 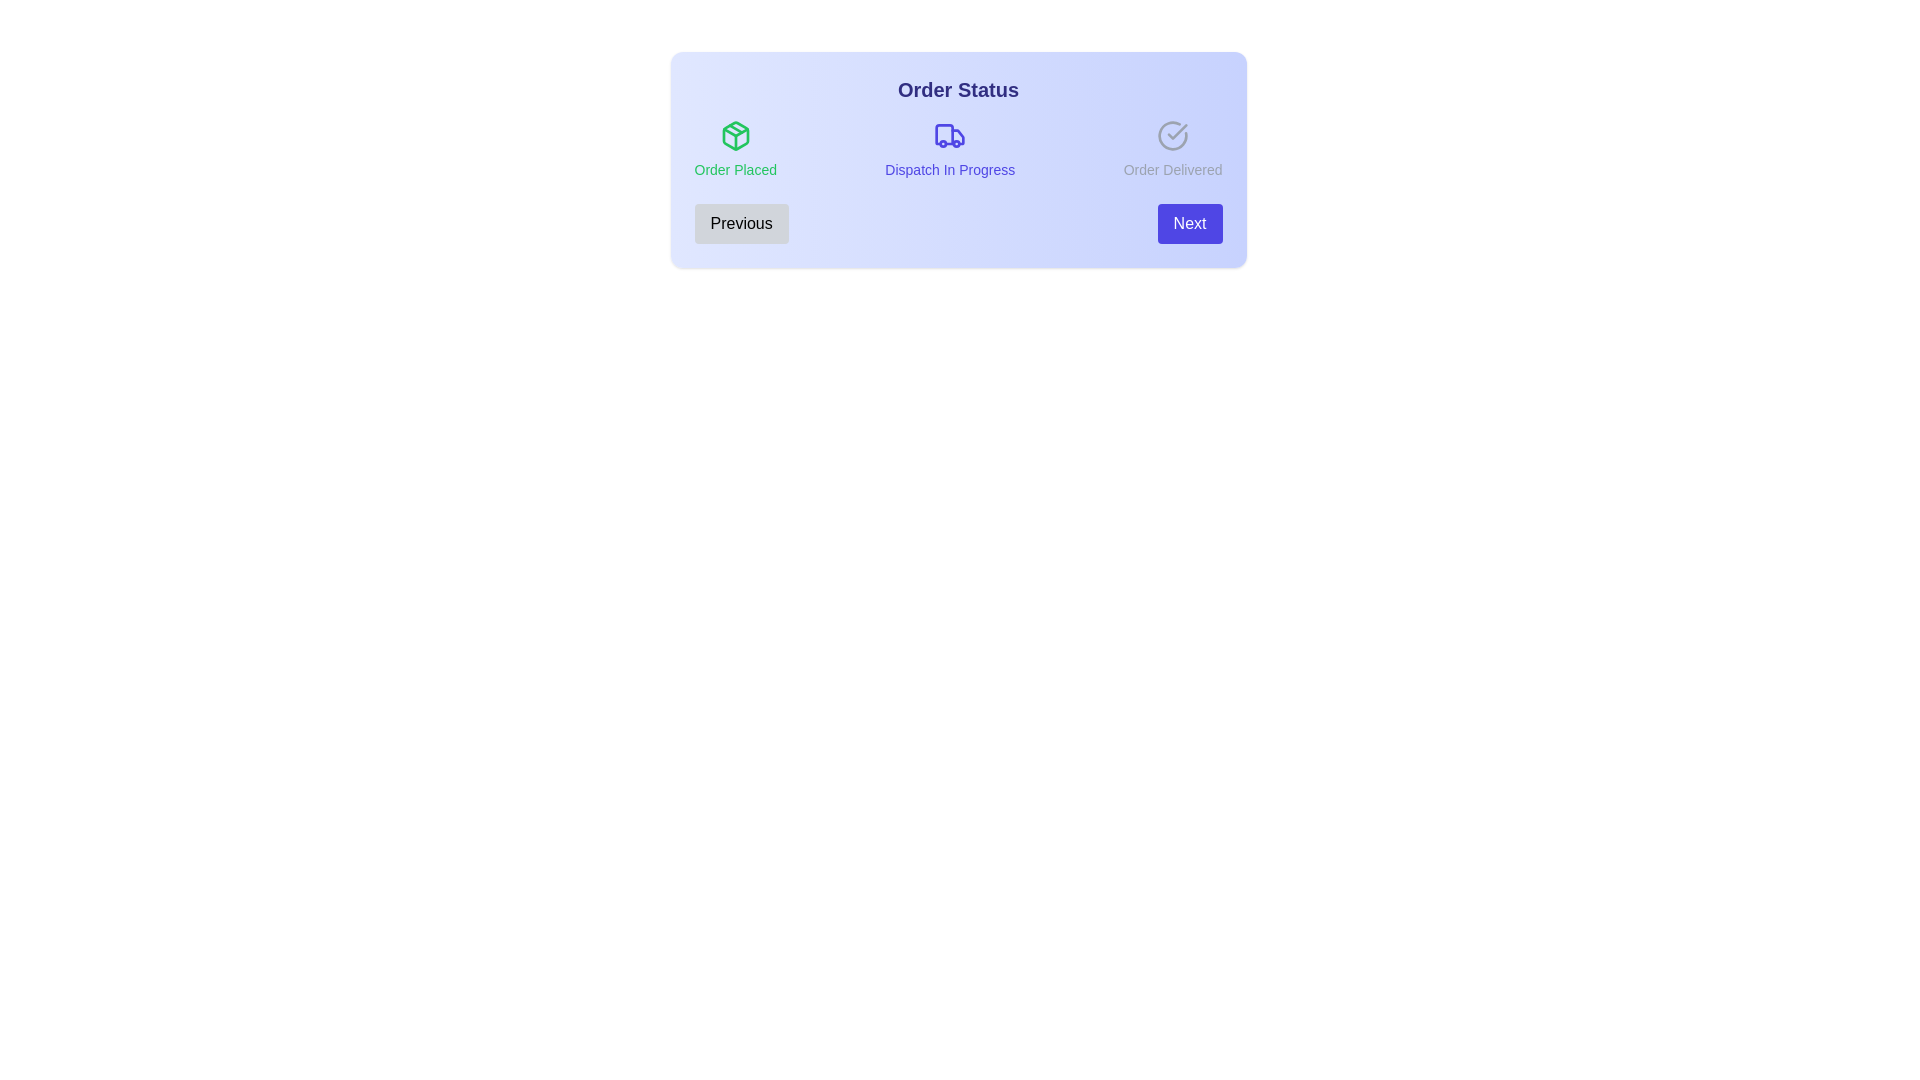 I want to click on the gray circular icon with a checkmark inside, located in the 'Order Delivered' section, positioned to the rightmost side of the status display area, so click(x=1173, y=135).